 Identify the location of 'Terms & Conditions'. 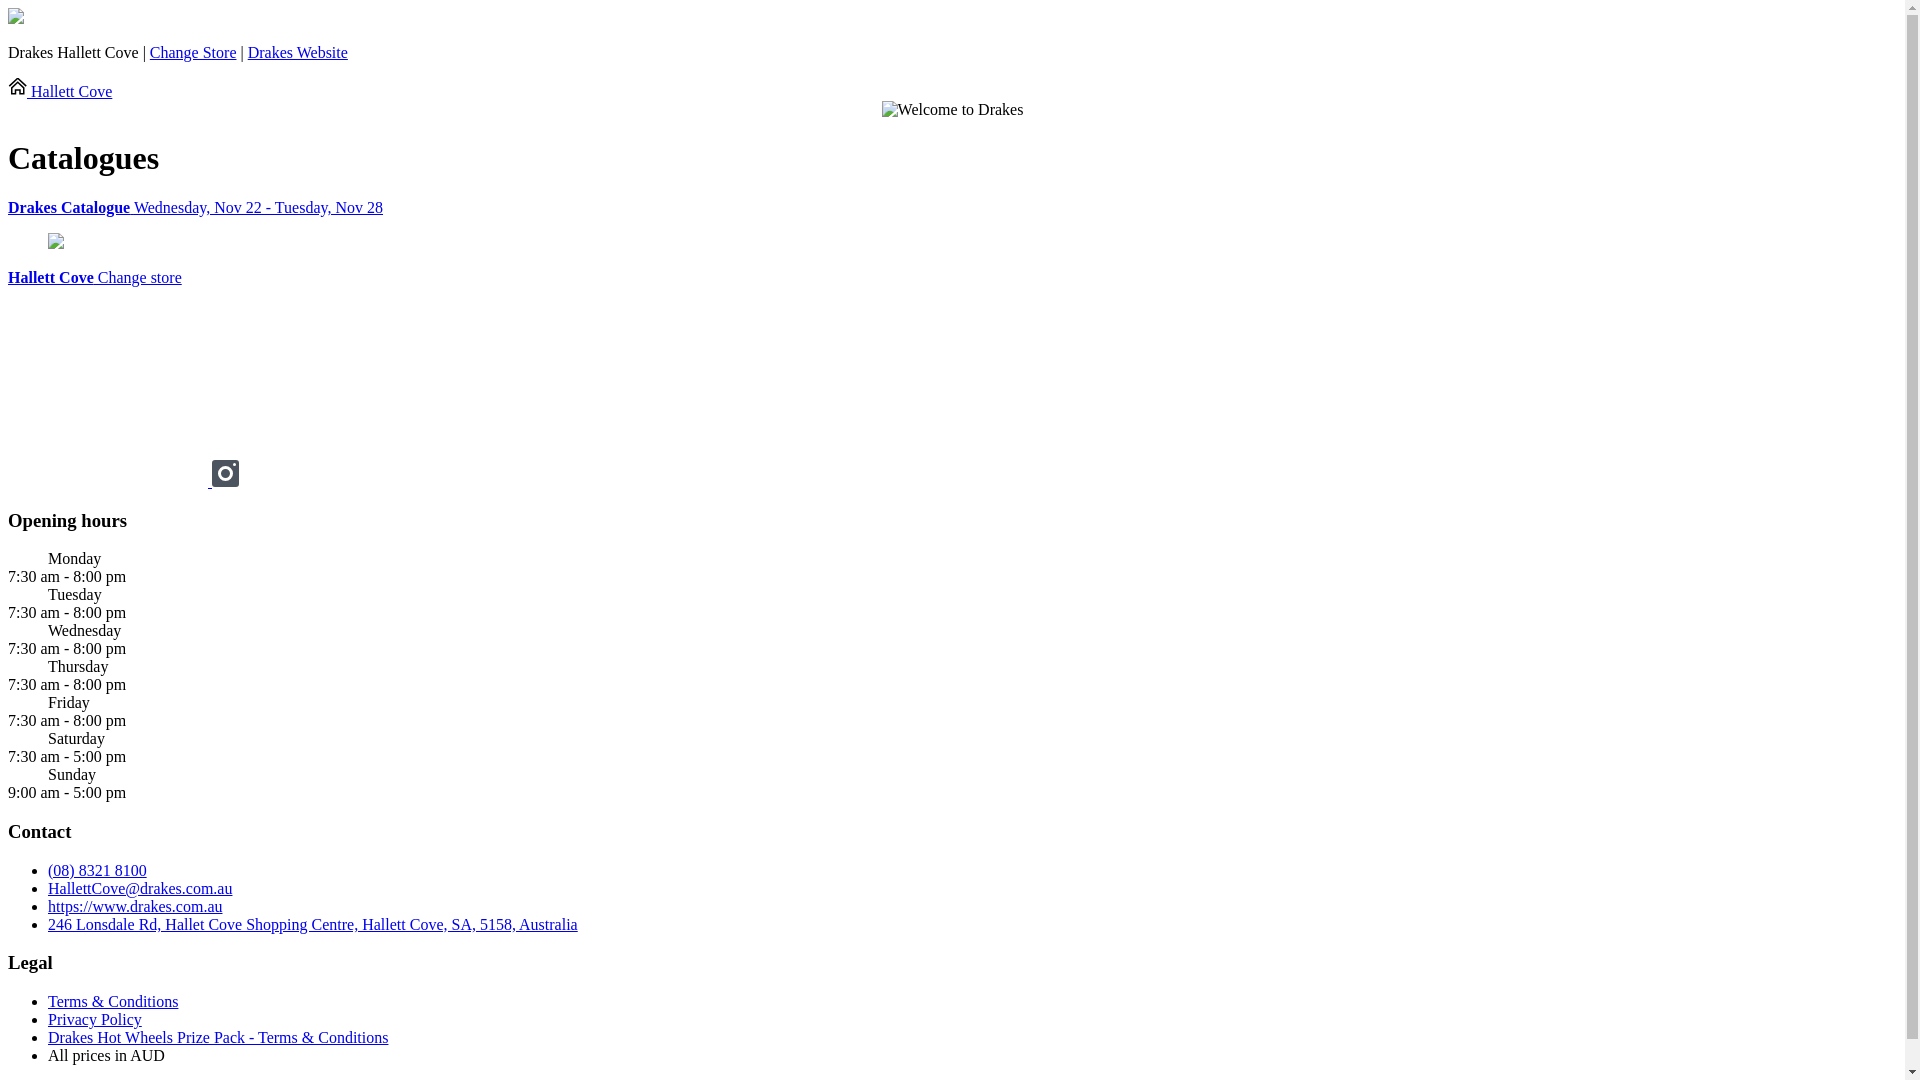
(112, 1001).